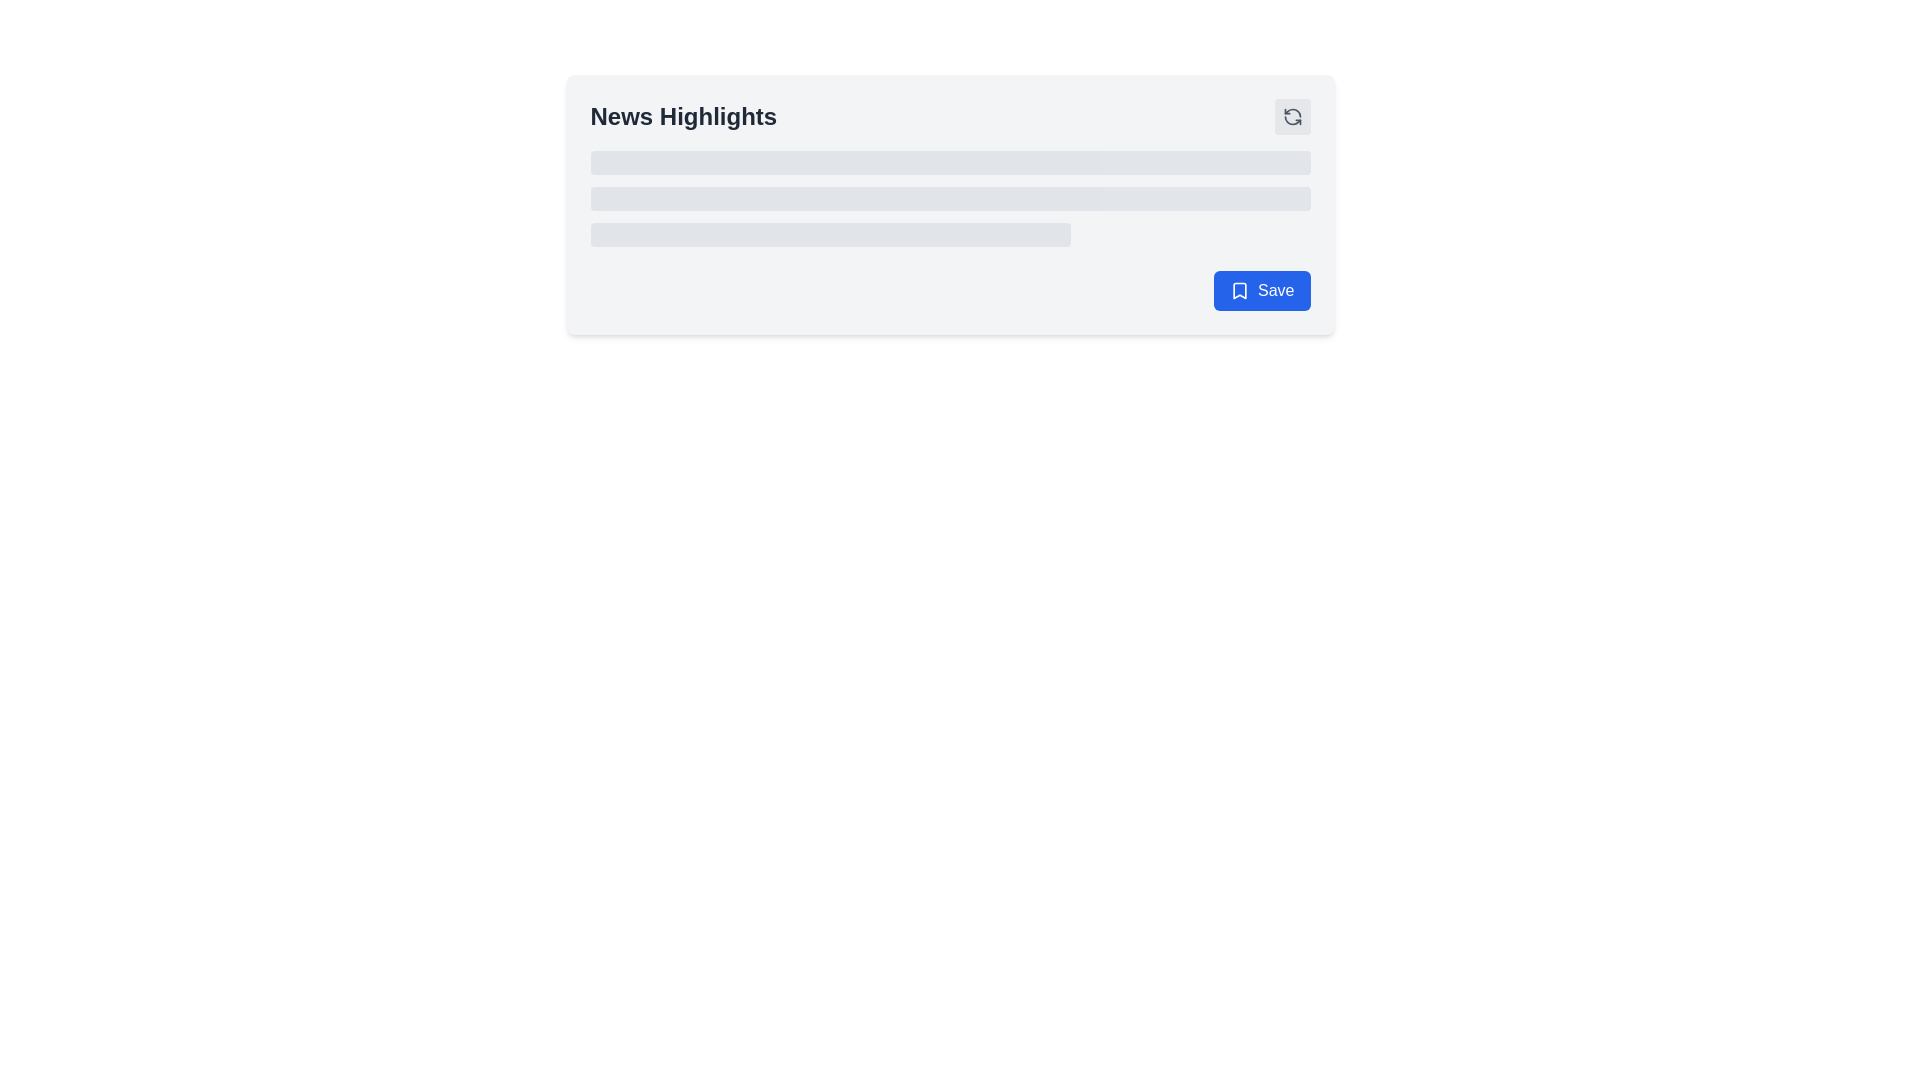 This screenshot has height=1080, width=1920. I want to click on the bookmark icon located inside the blue 'Save' button at the bottom-right of the panel, so click(1238, 290).